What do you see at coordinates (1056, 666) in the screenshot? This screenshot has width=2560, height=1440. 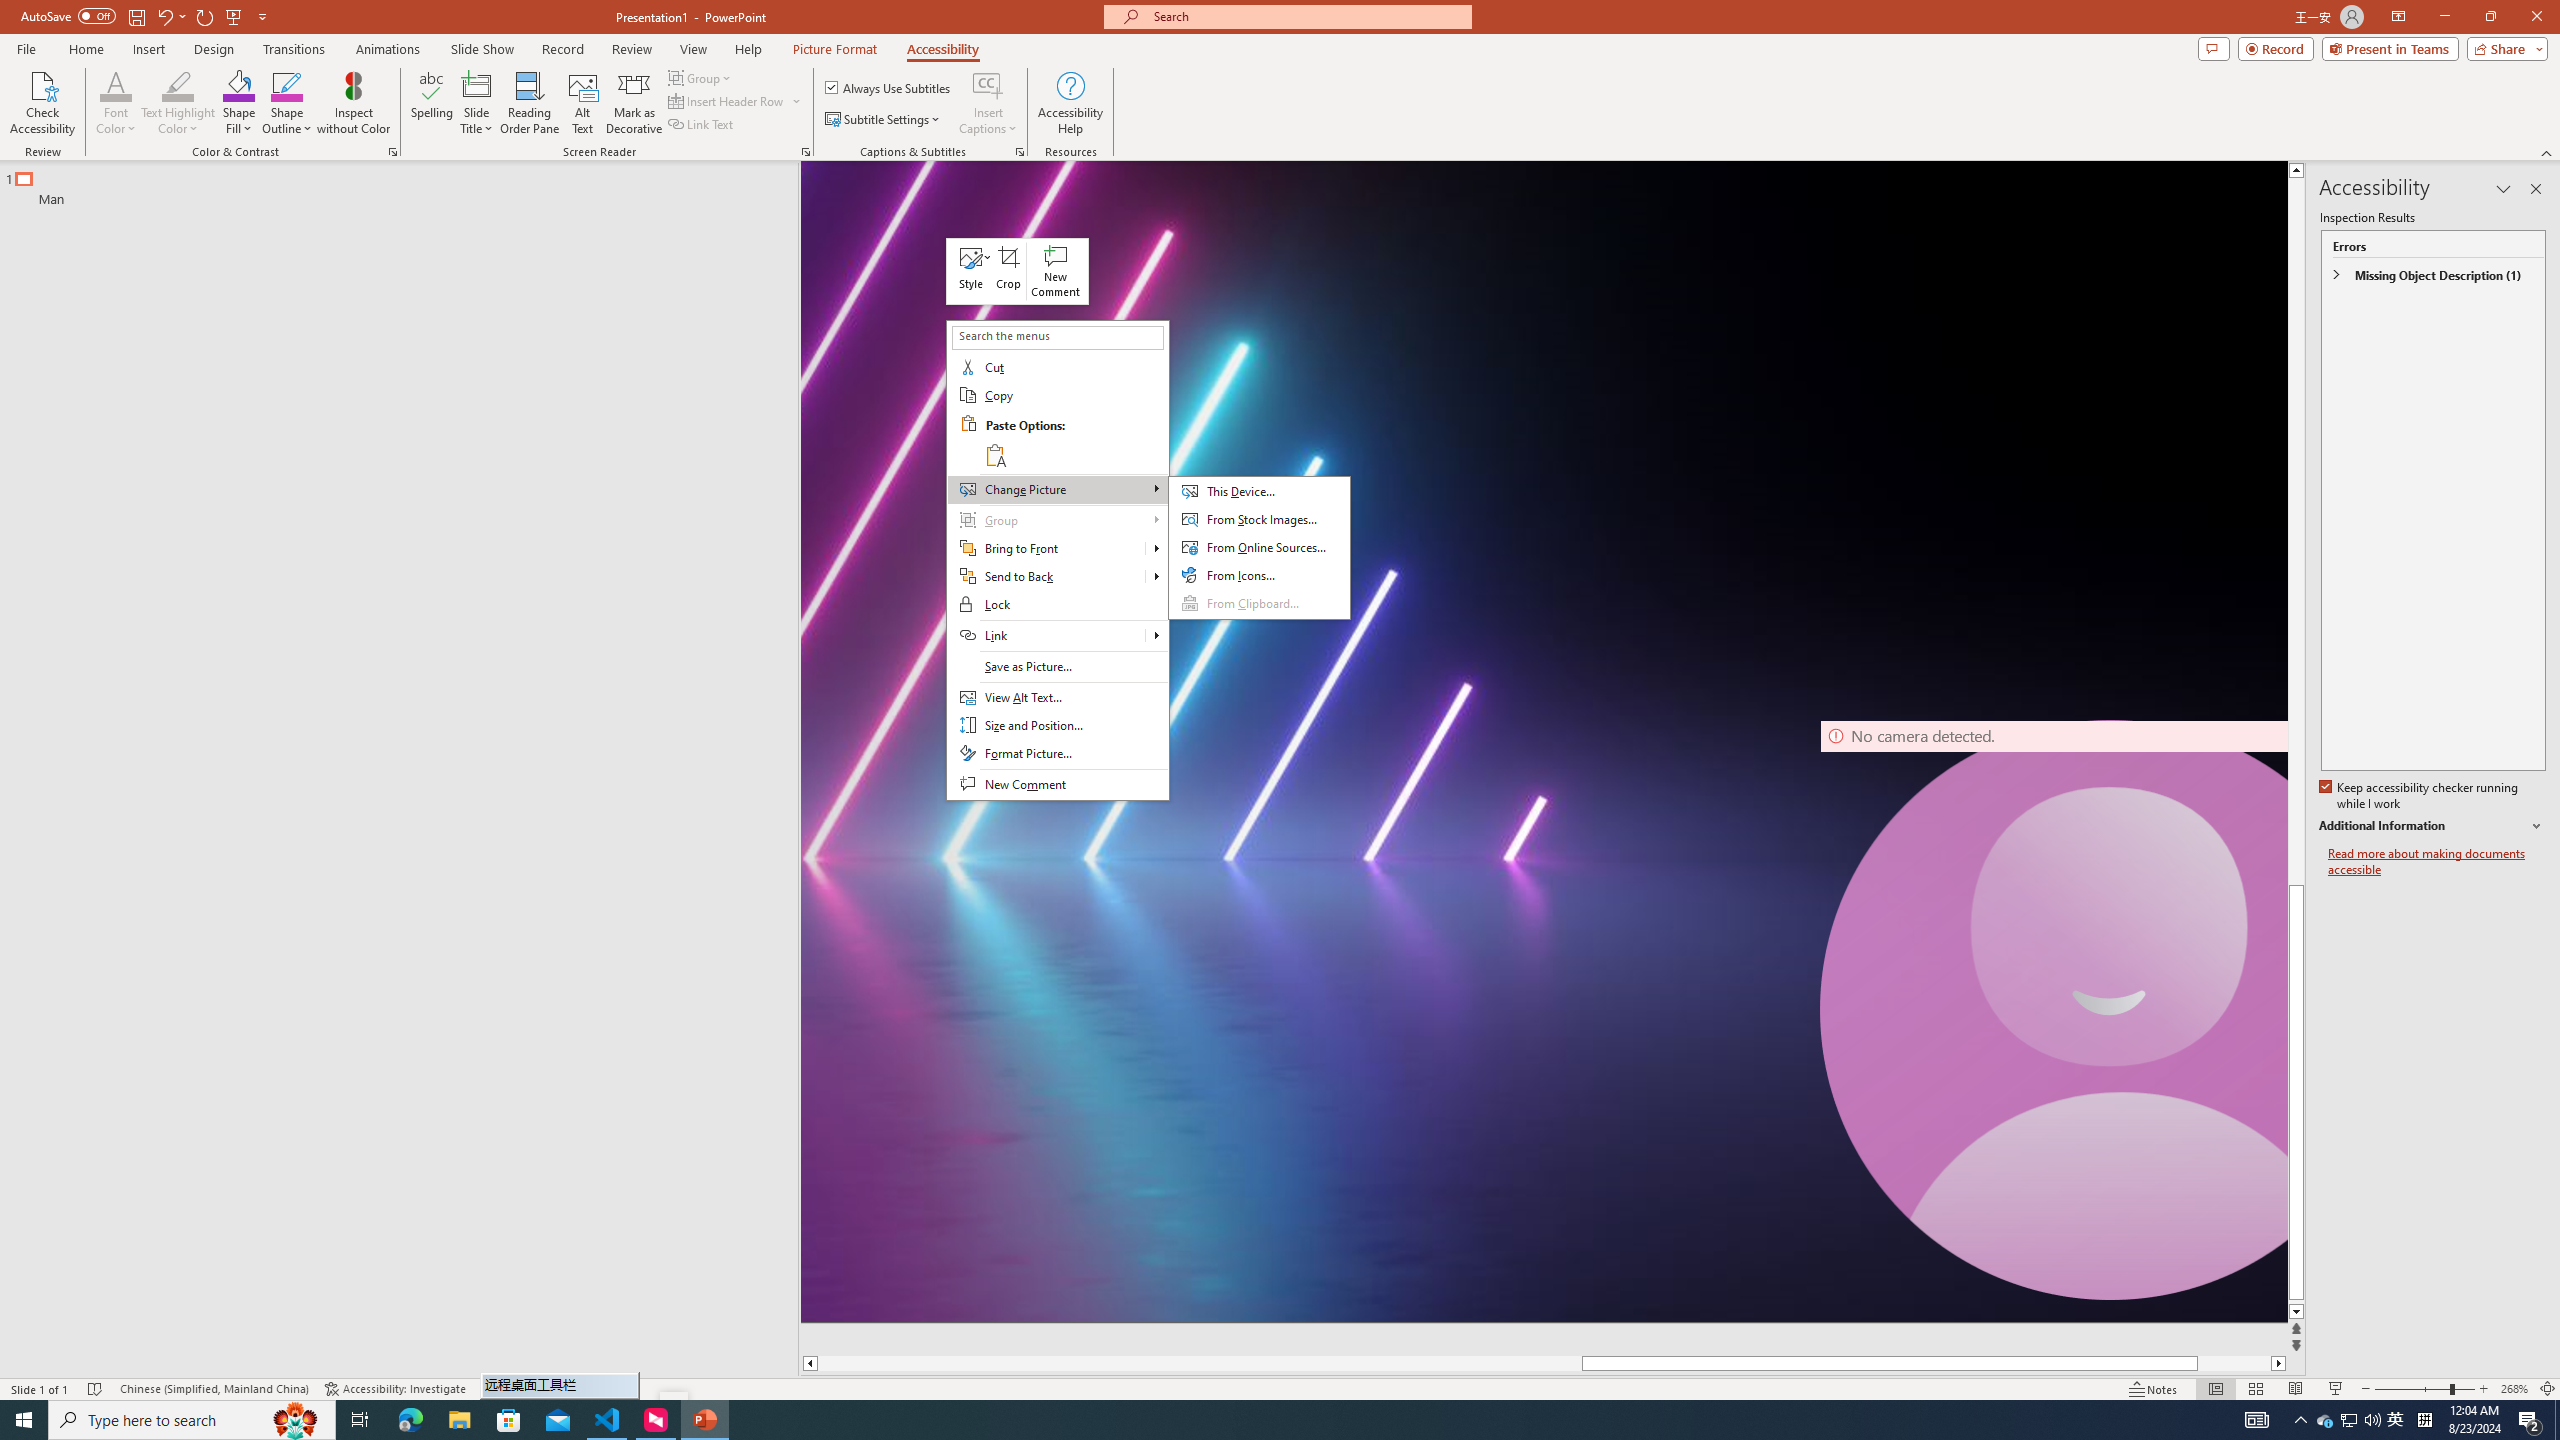 I see `'Save as Picture...'` at bounding box center [1056, 666].